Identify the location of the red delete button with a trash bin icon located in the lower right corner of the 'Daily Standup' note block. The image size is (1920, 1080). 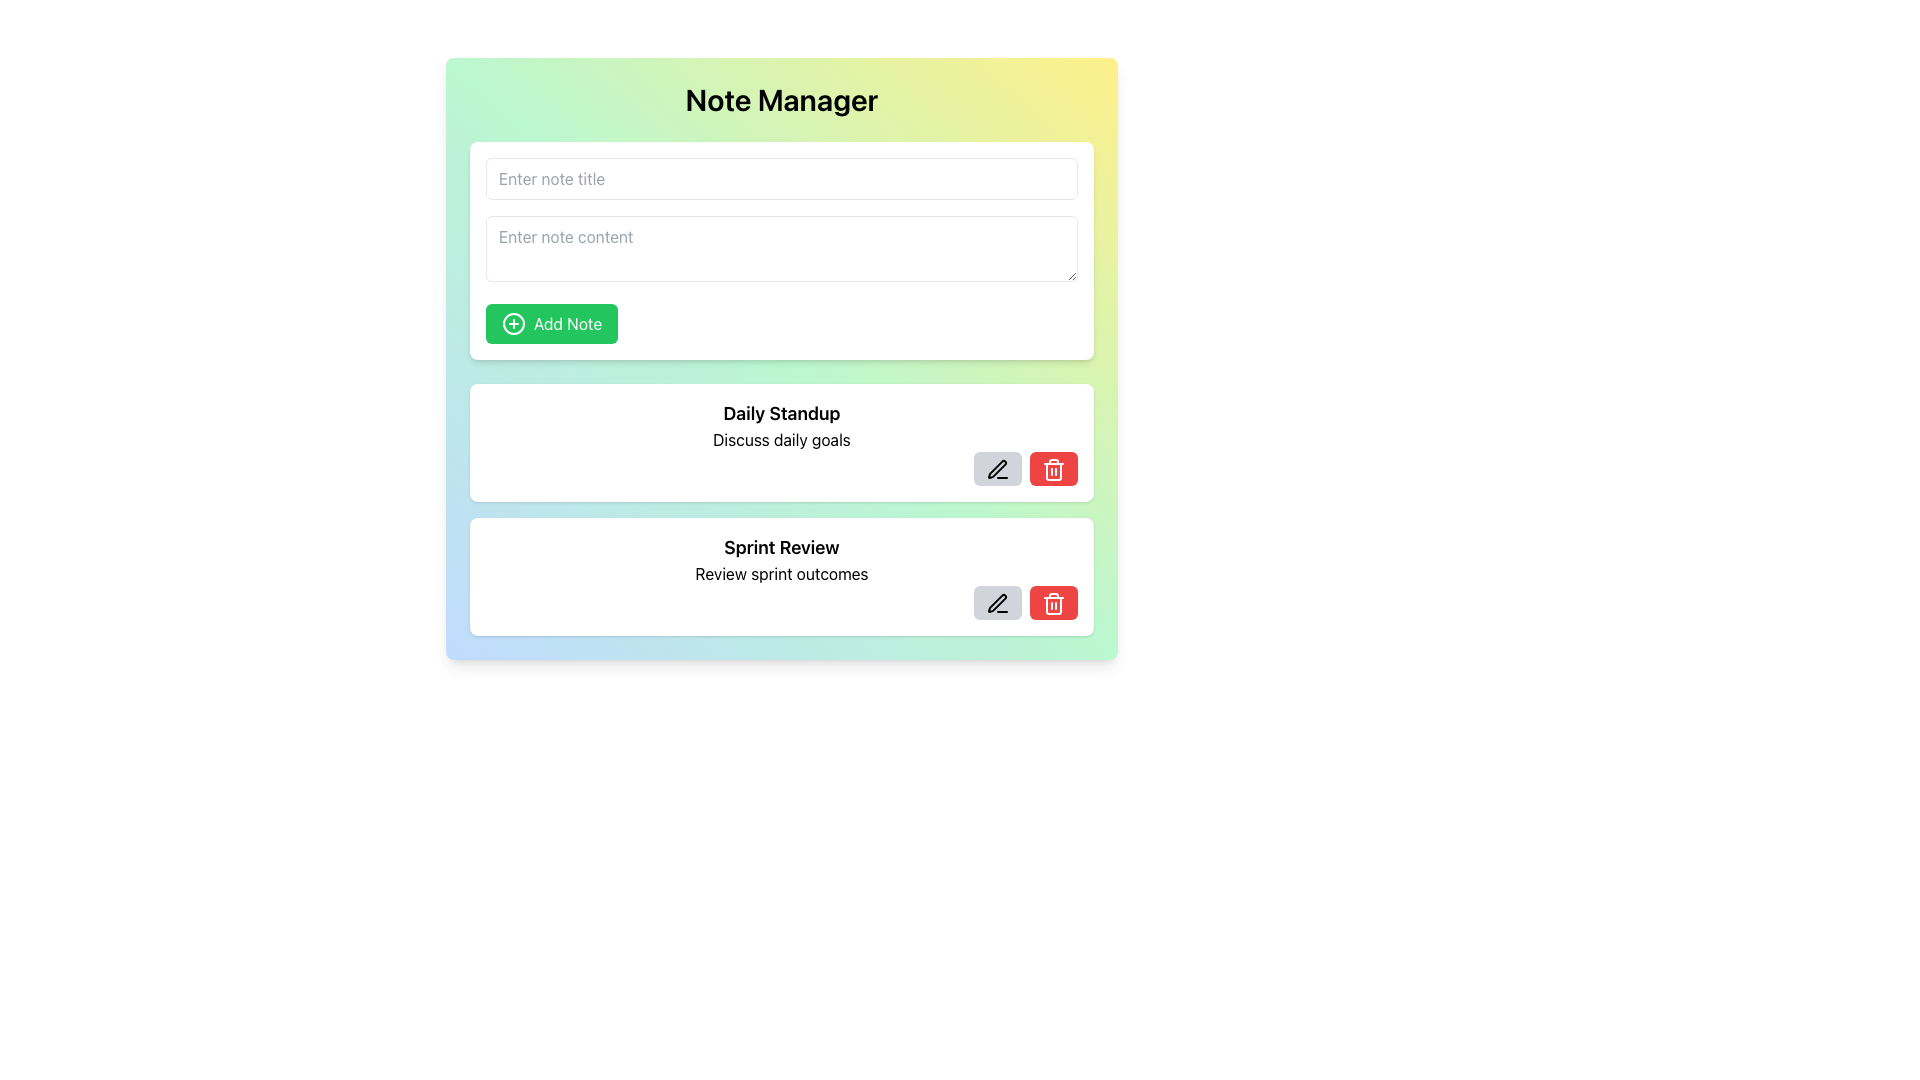
(1053, 467).